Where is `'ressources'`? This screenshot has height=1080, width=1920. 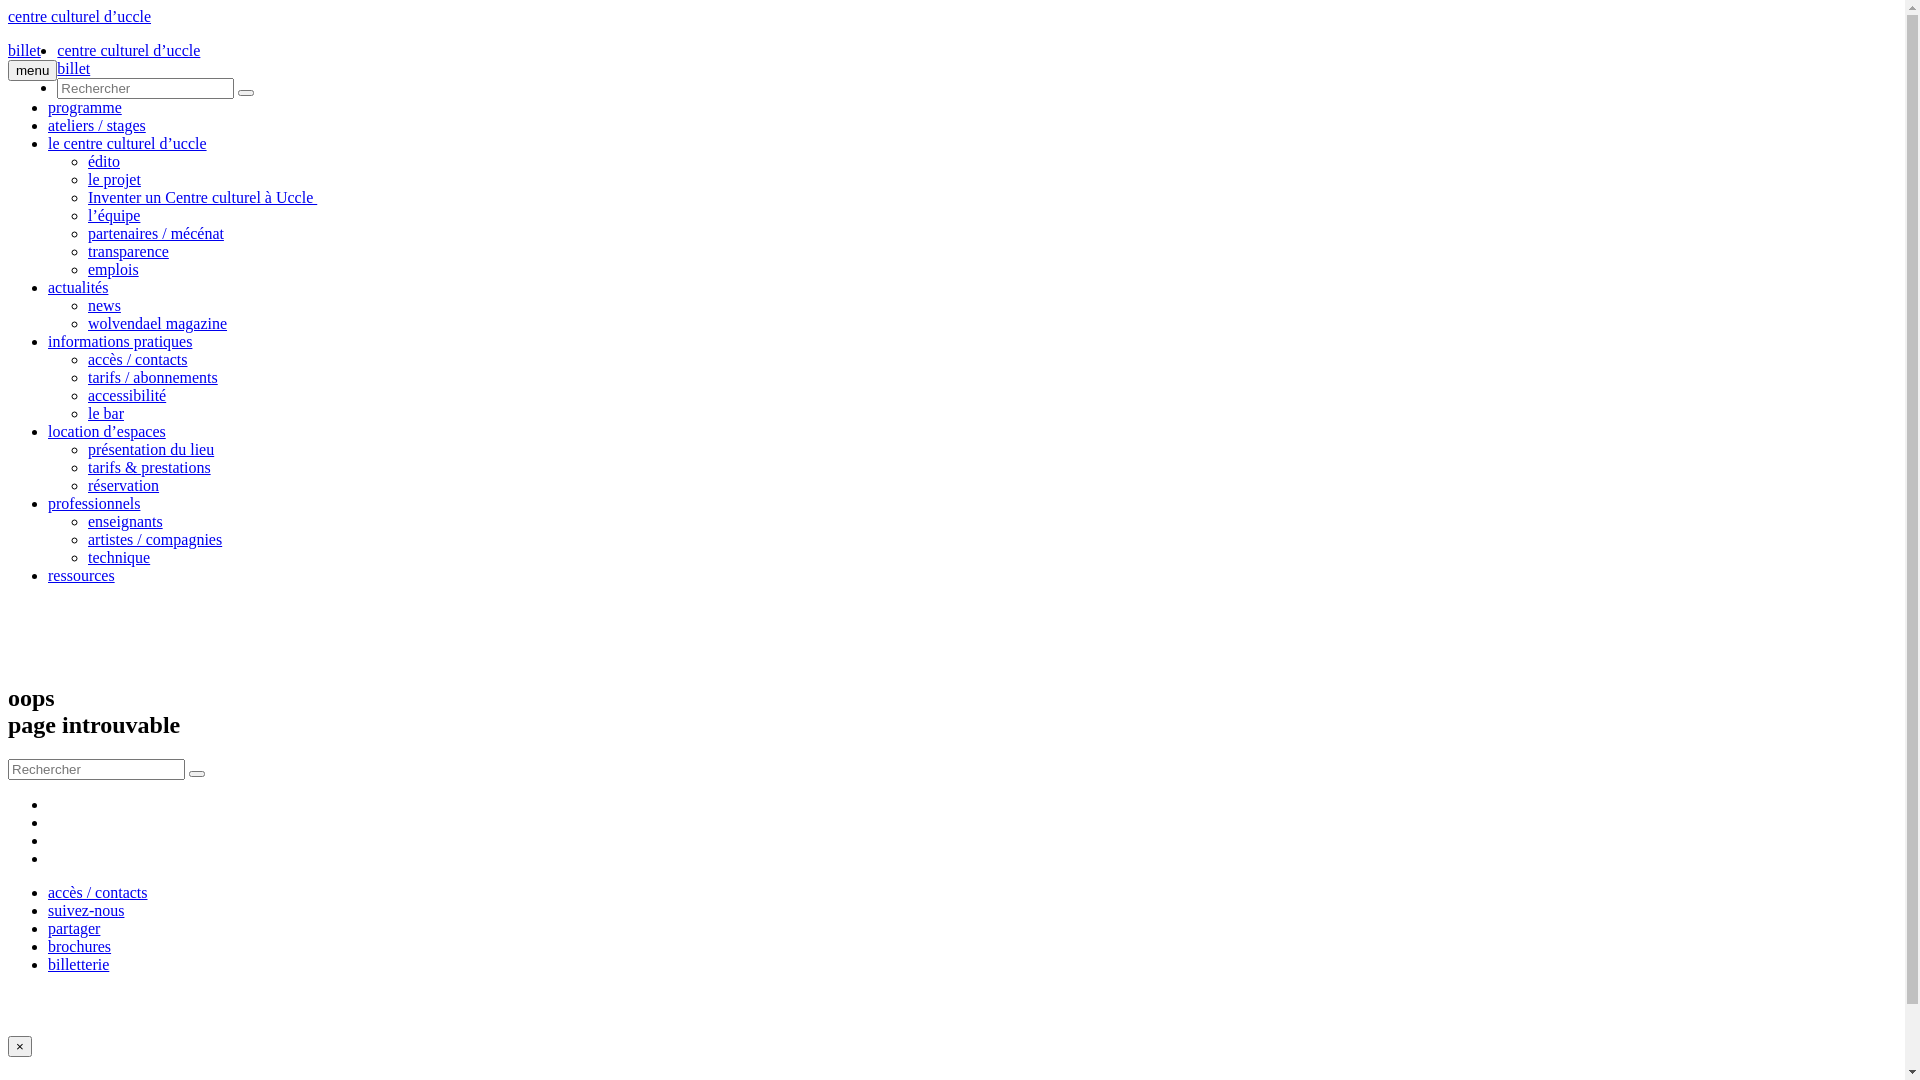
'ressources' is located at coordinates (48, 575).